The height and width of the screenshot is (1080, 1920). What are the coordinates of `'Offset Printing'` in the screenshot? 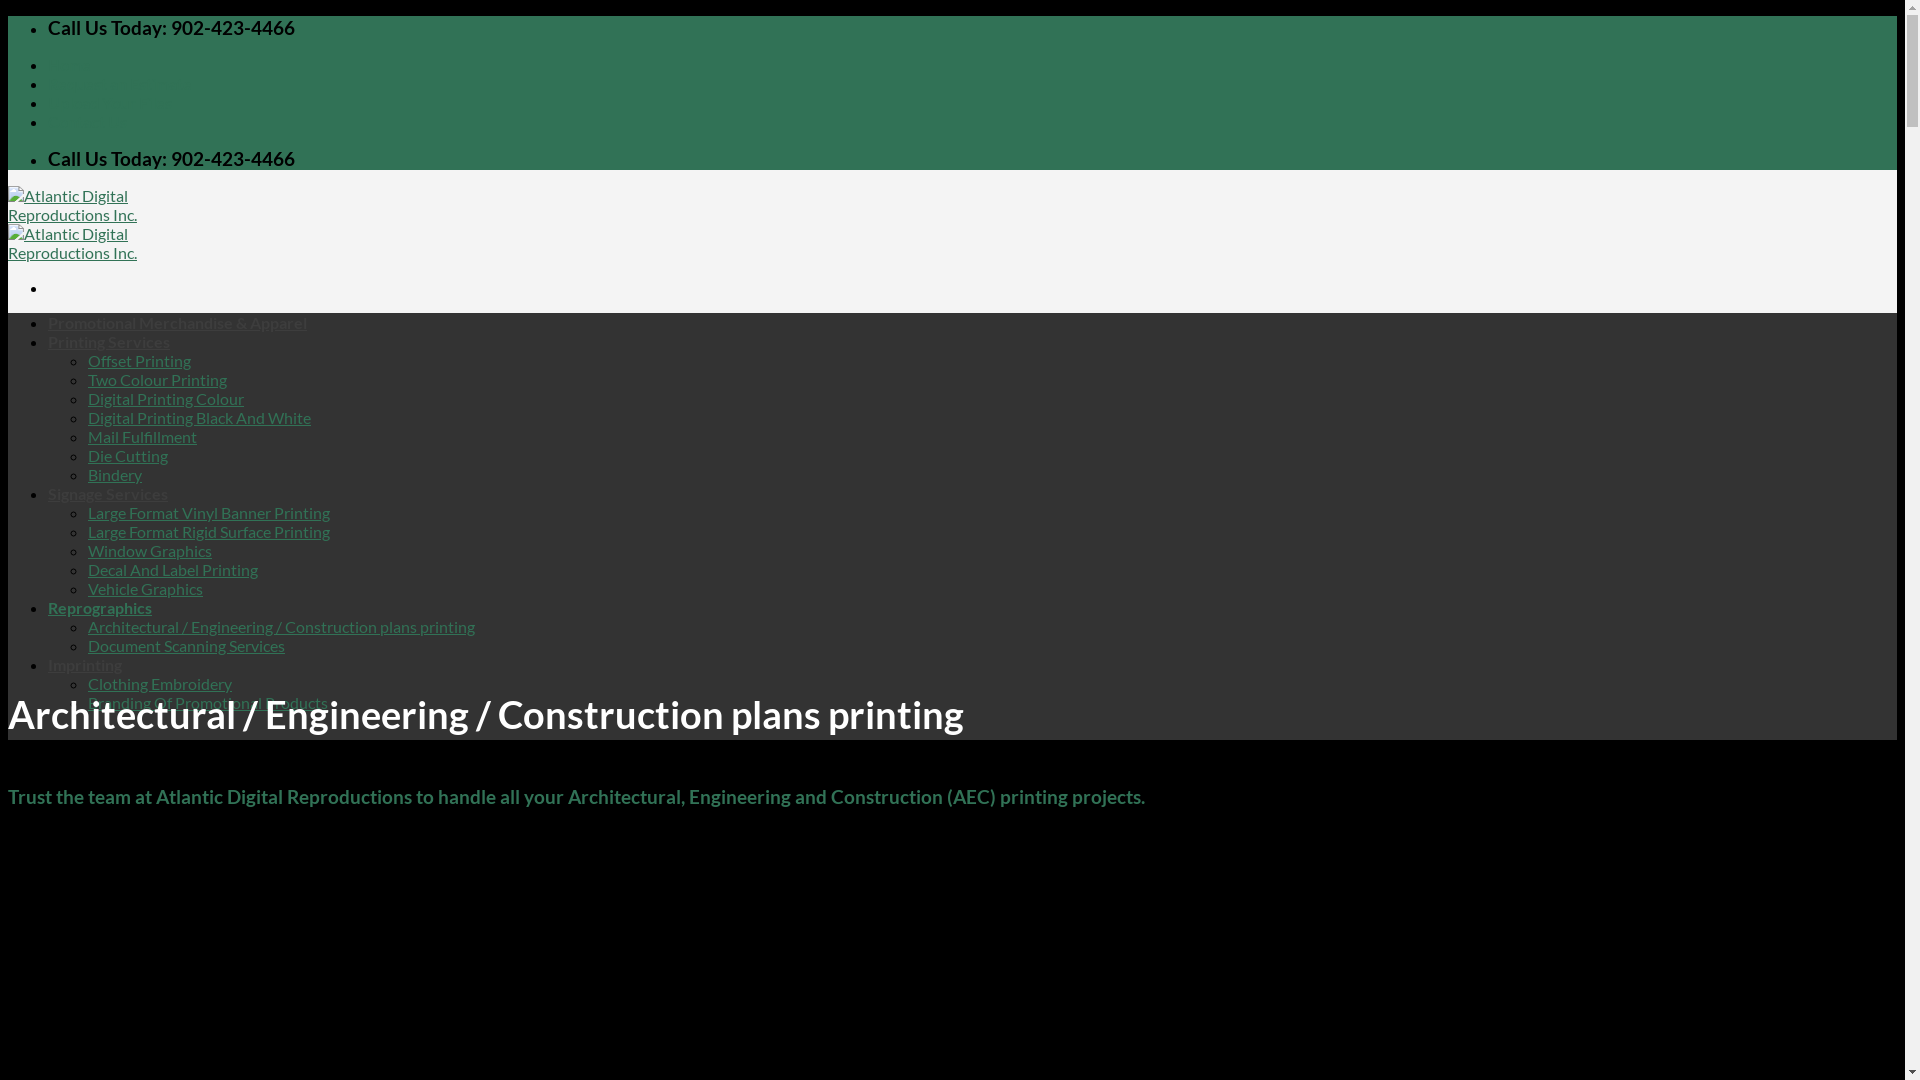 It's located at (138, 360).